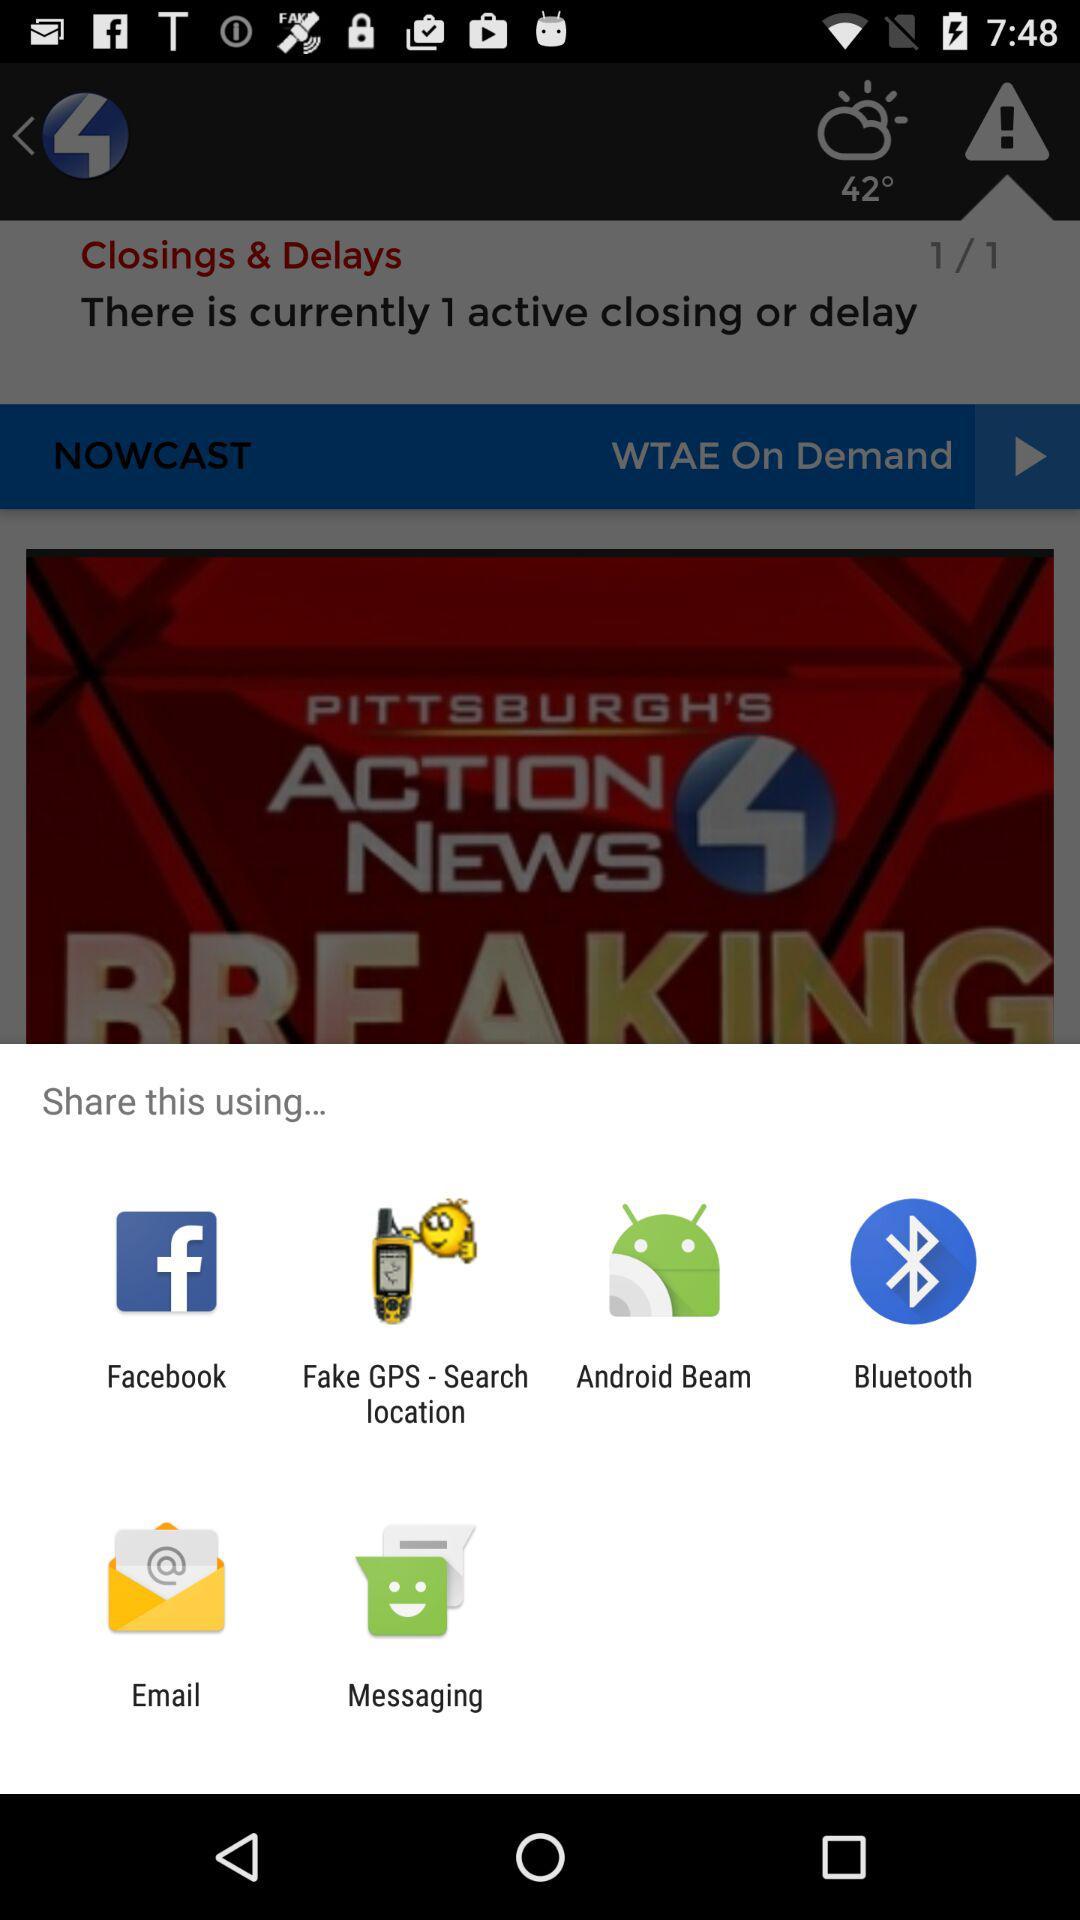  I want to click on email app, so click(165, 1711).